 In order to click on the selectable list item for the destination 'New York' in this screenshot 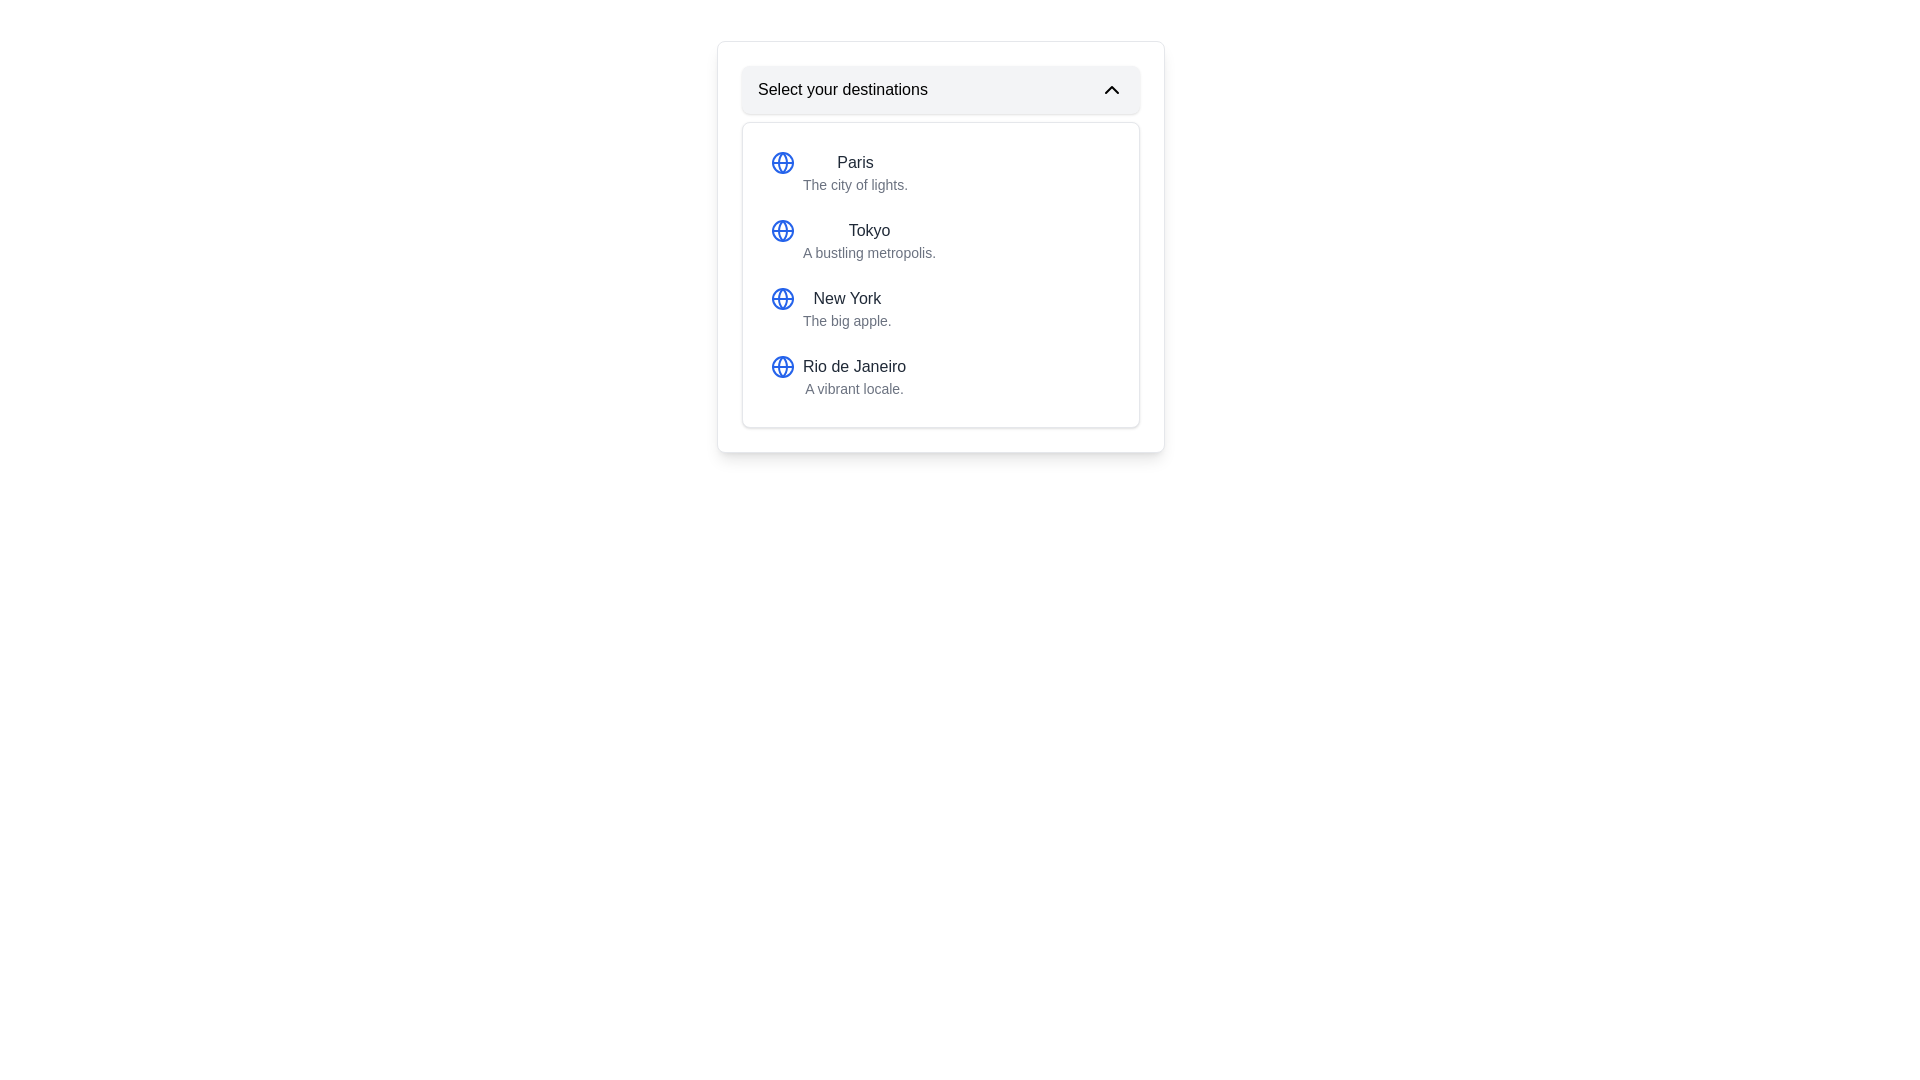, I will do `click(831, 308)`.